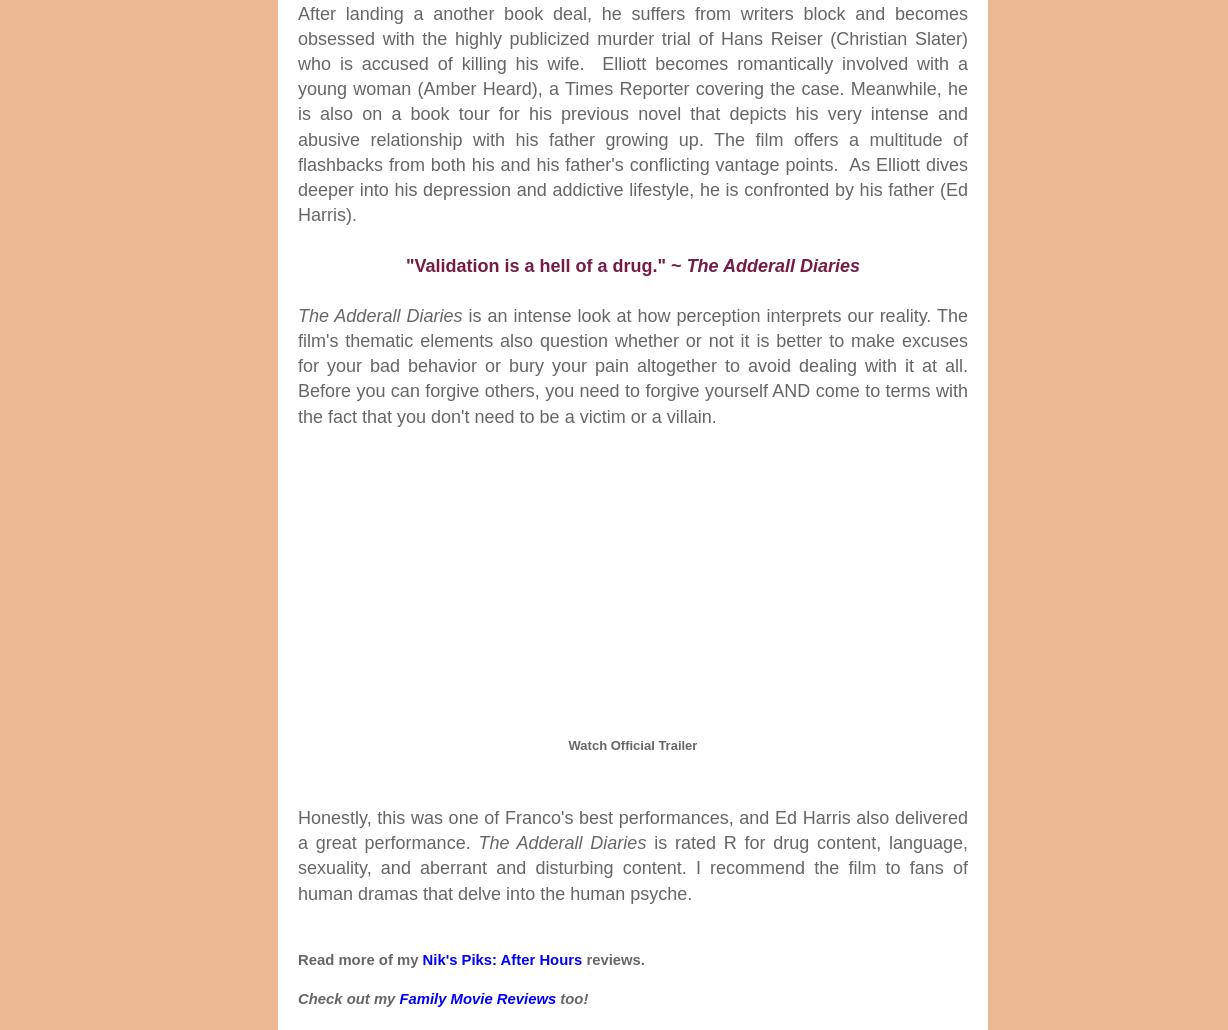 Image resolution: width=1228 pixels, height=1030 pixels. Describe the element at coordinates (348, 997) in the screenshot. I see `'Check out my'` at that location.